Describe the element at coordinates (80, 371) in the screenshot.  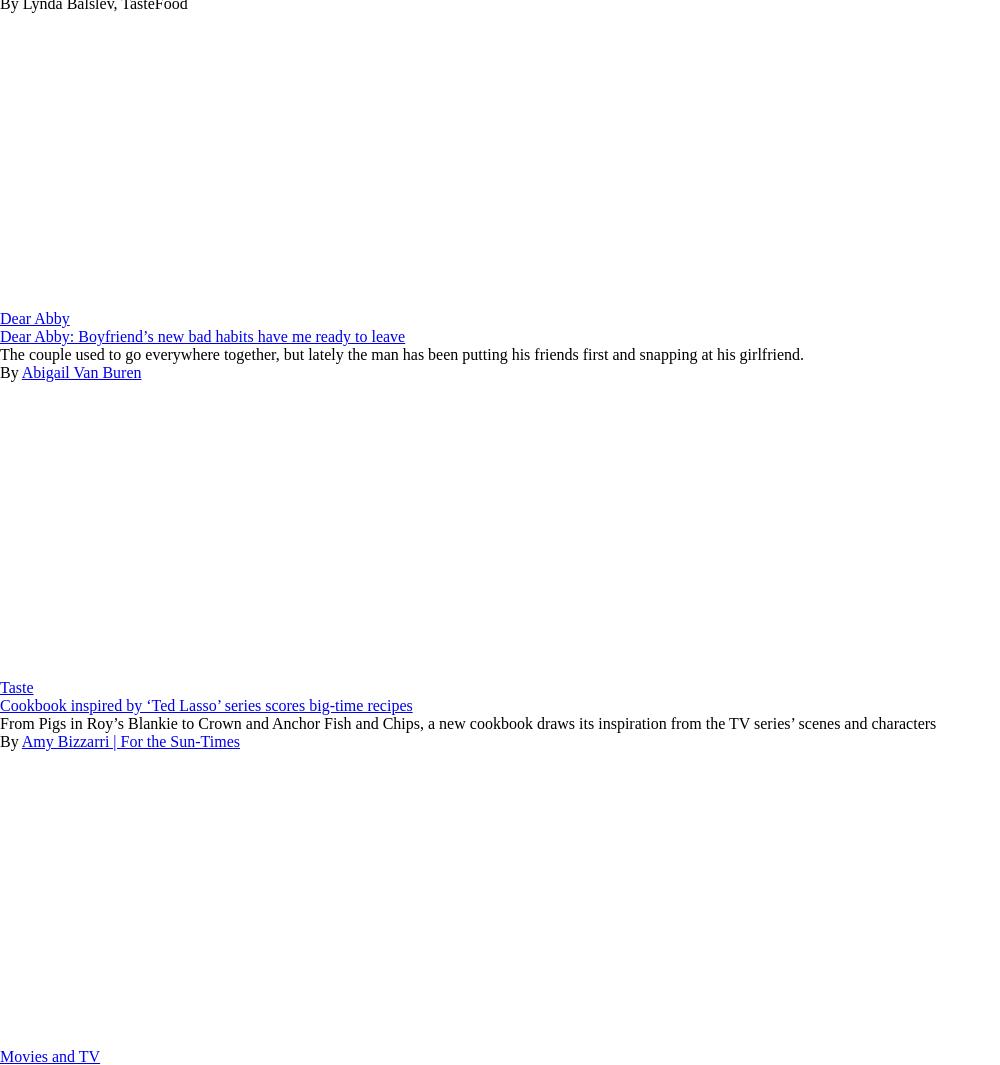
I see `'Abigail Van Buren'` at that location.